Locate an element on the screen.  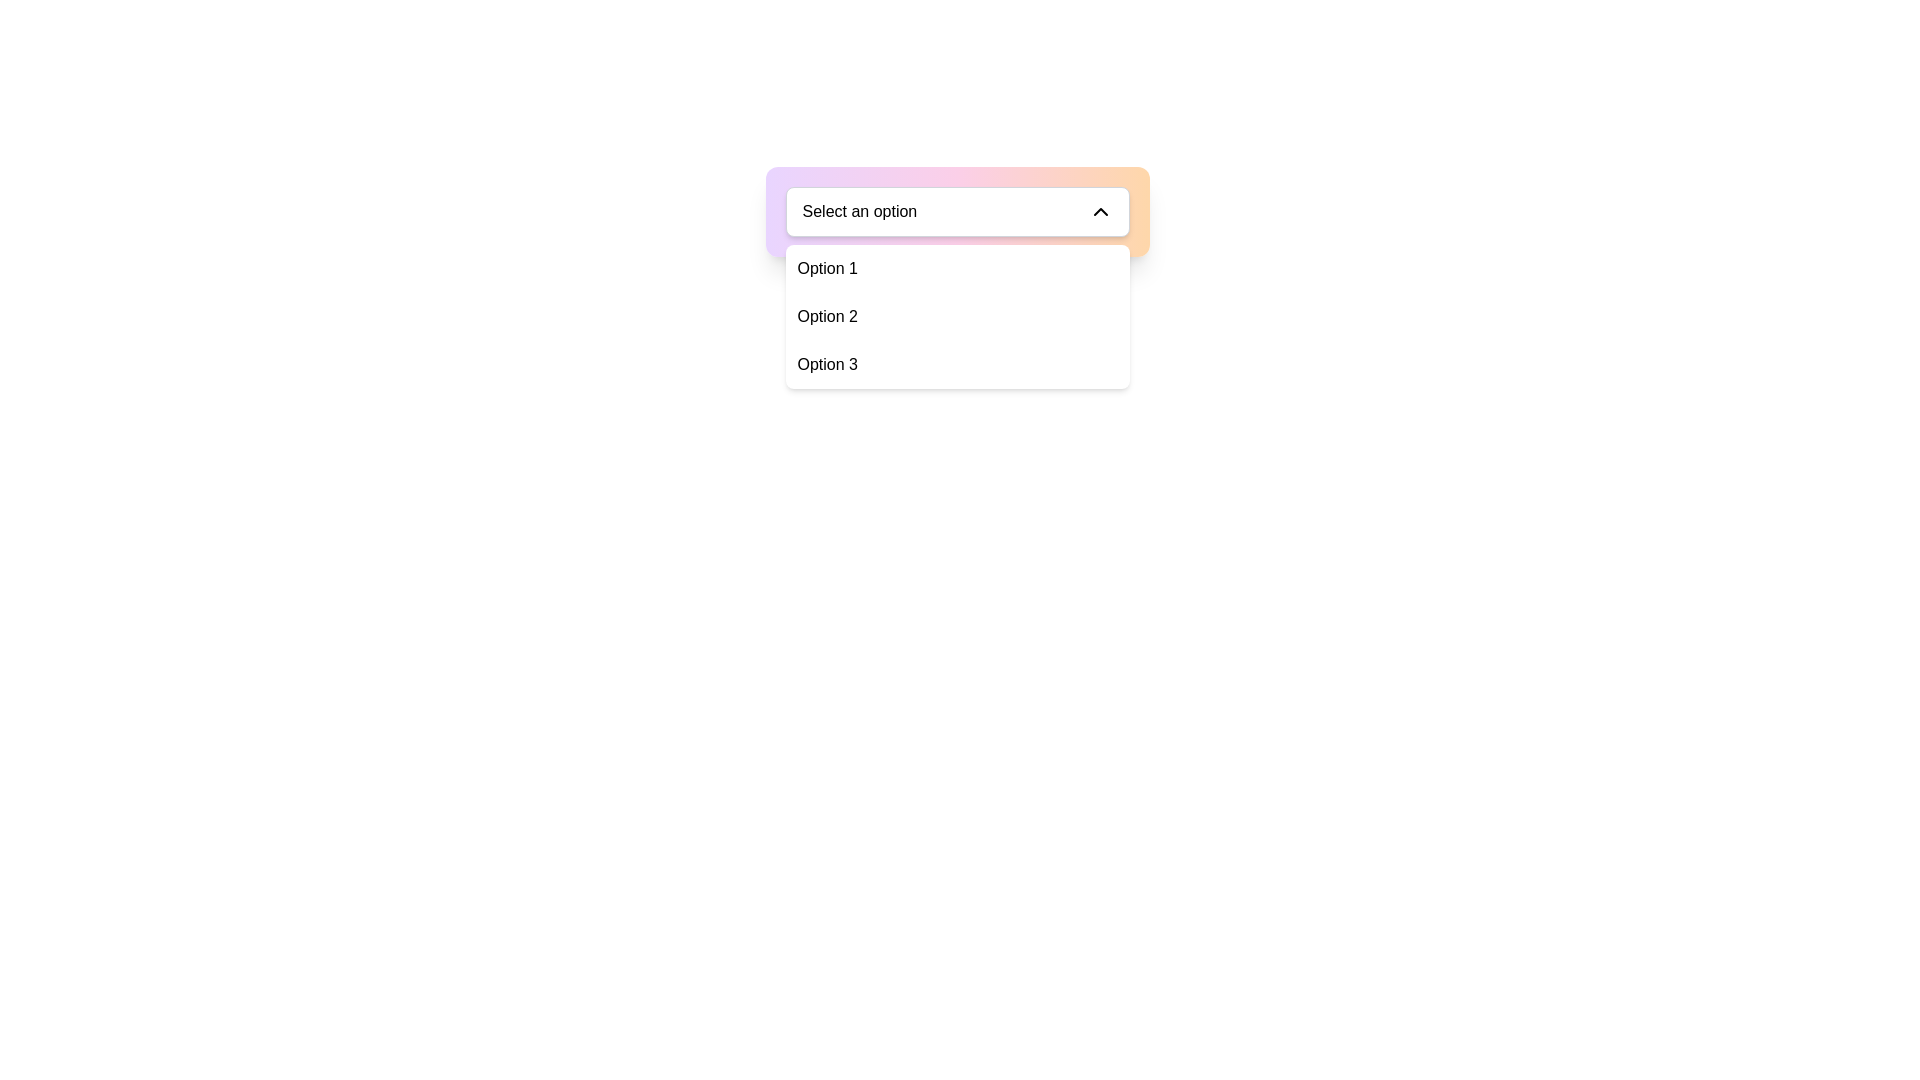
the dropdown menu located centrally within the gradient-colored card interface is located at coordinates (956, 212).